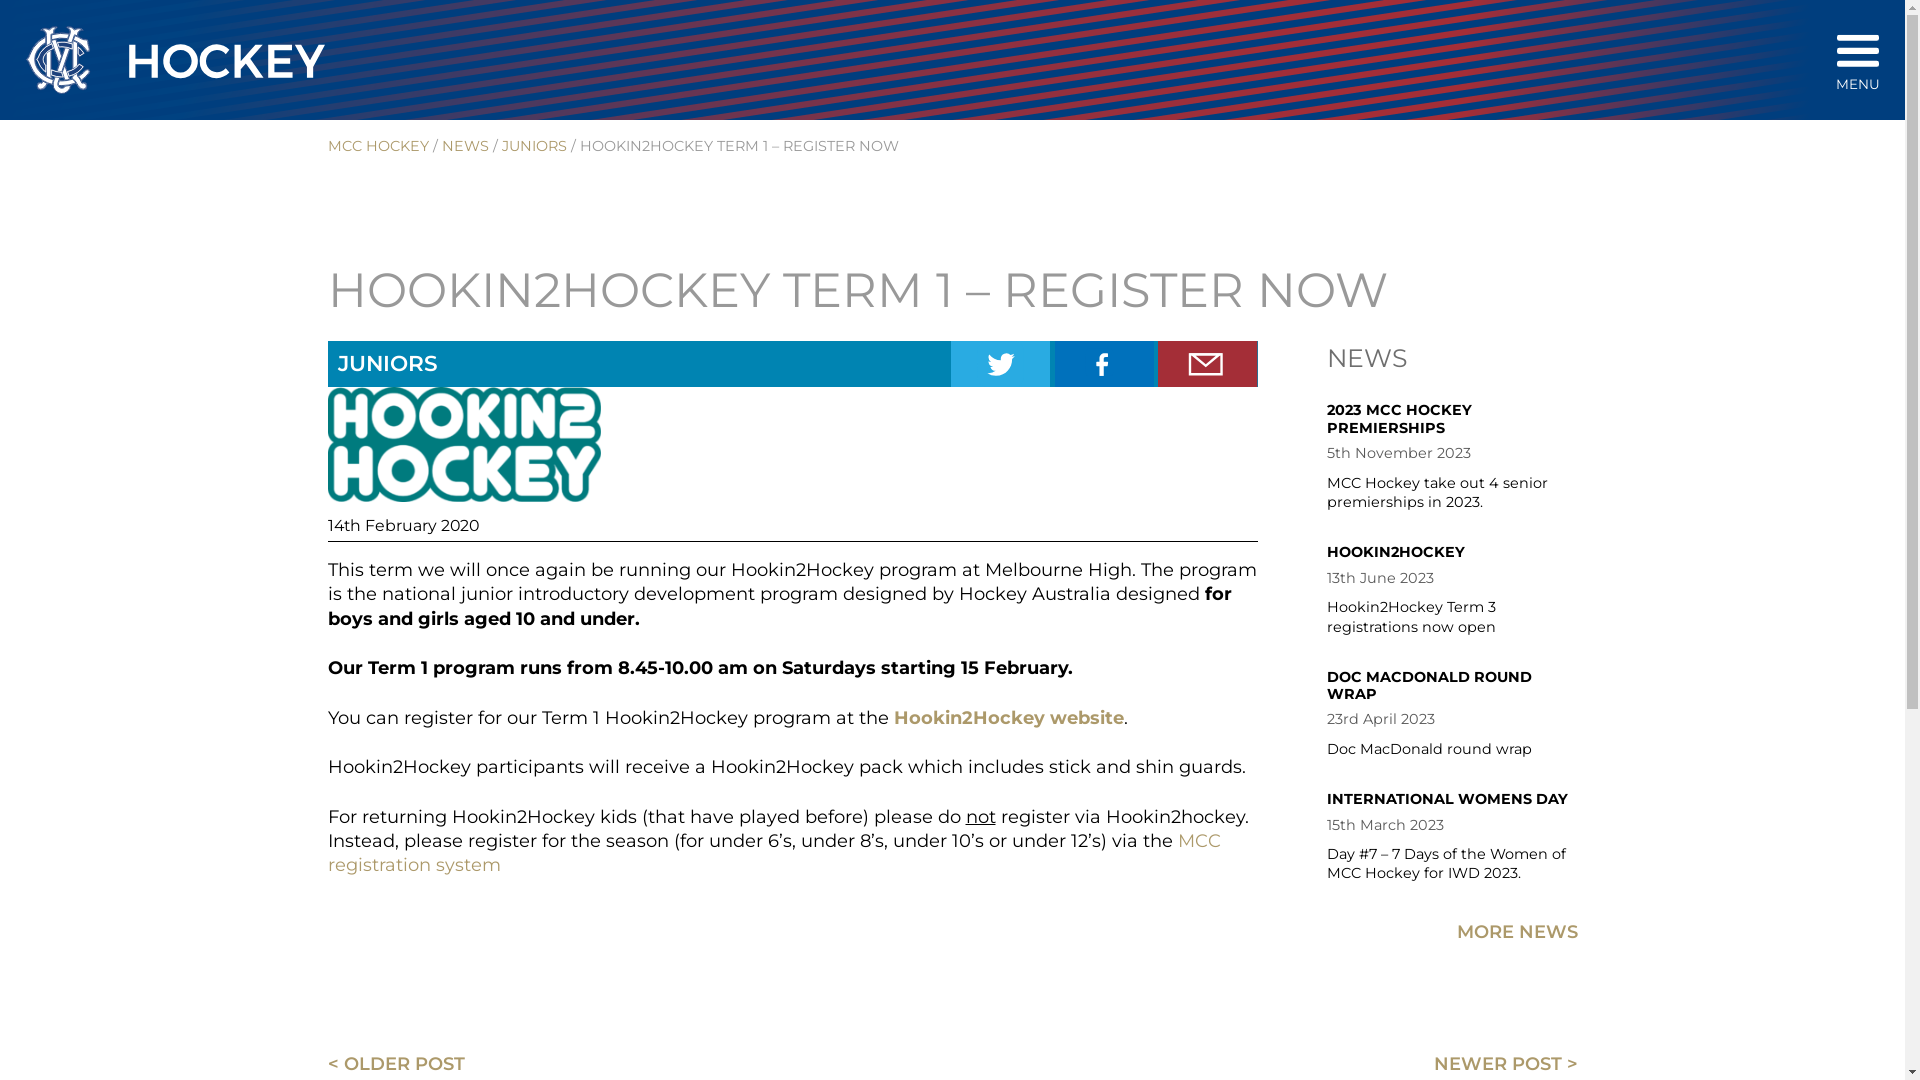  I want to click on '< OLDER POST', so click(396, 1063).